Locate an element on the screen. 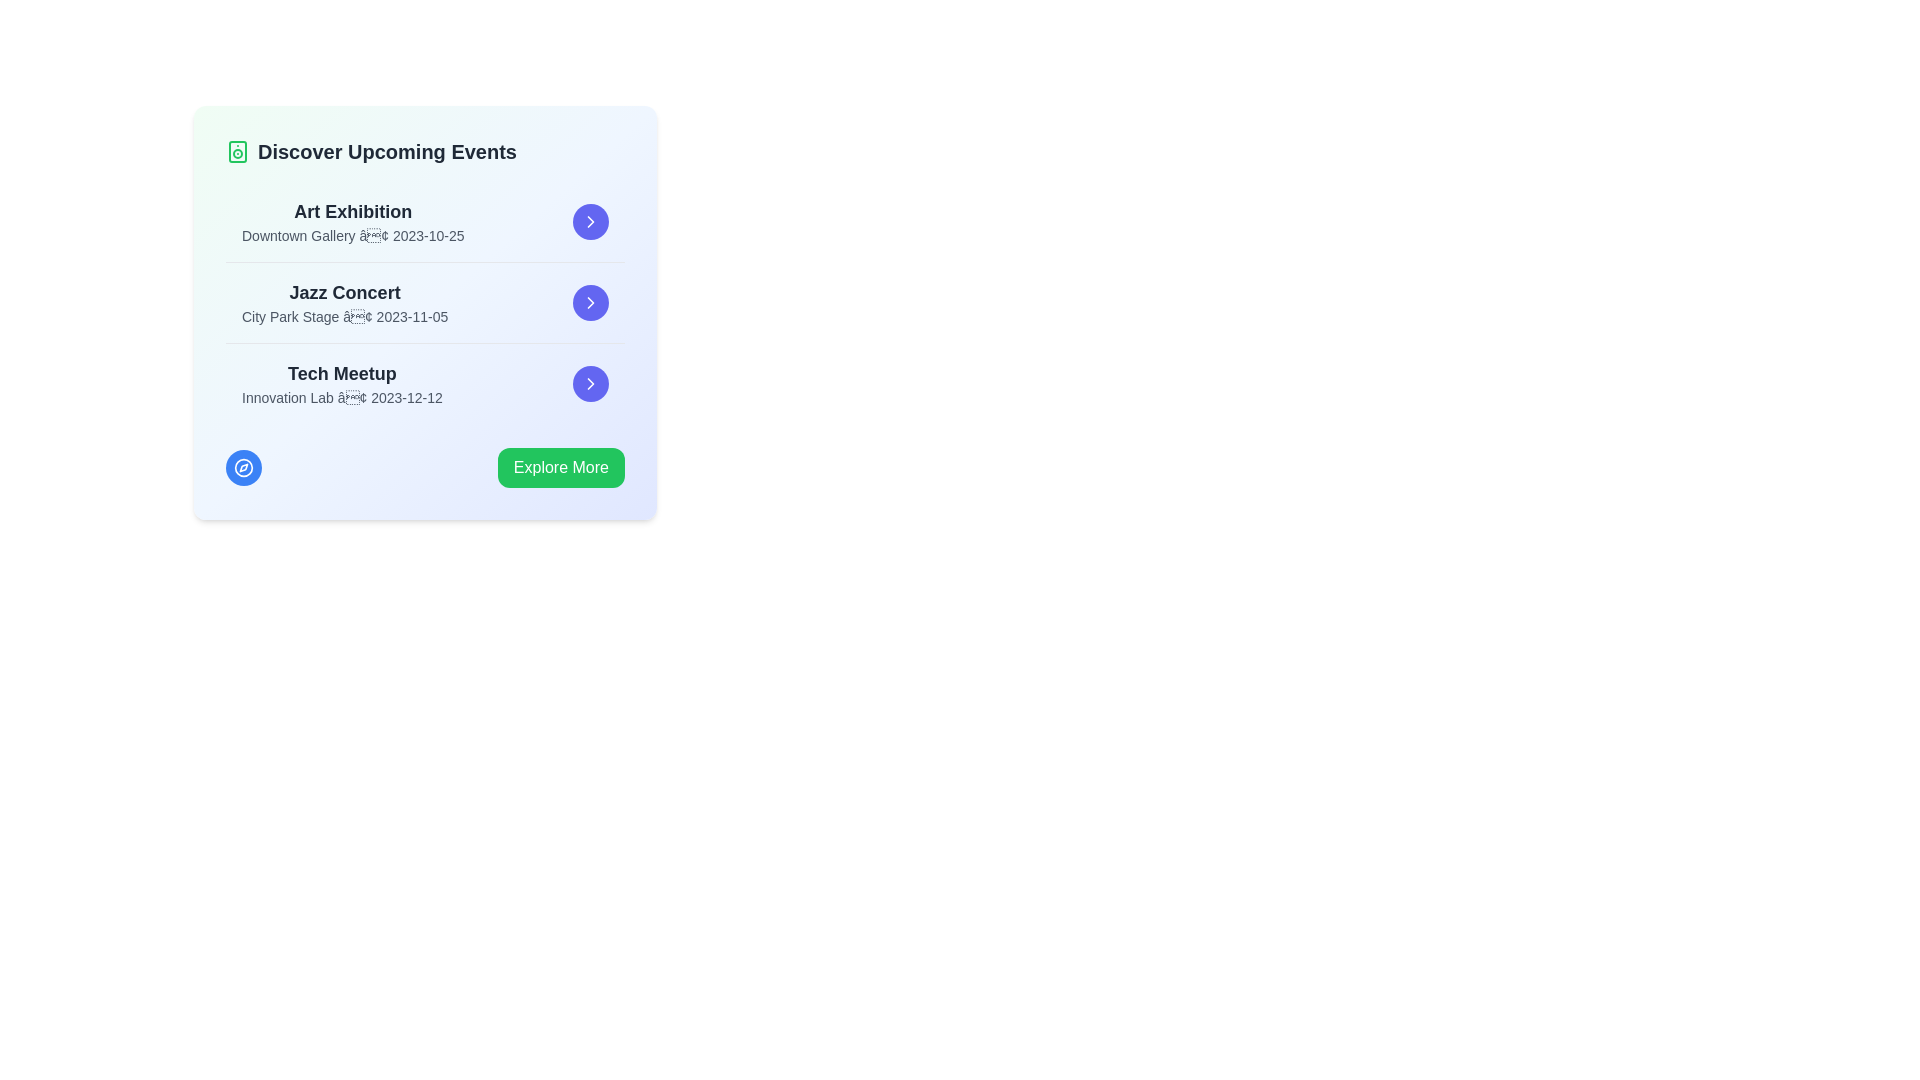 This screenshot has width=1920, height=1080. the event details button for Art Exhibition is located at coordinates (589, 222).